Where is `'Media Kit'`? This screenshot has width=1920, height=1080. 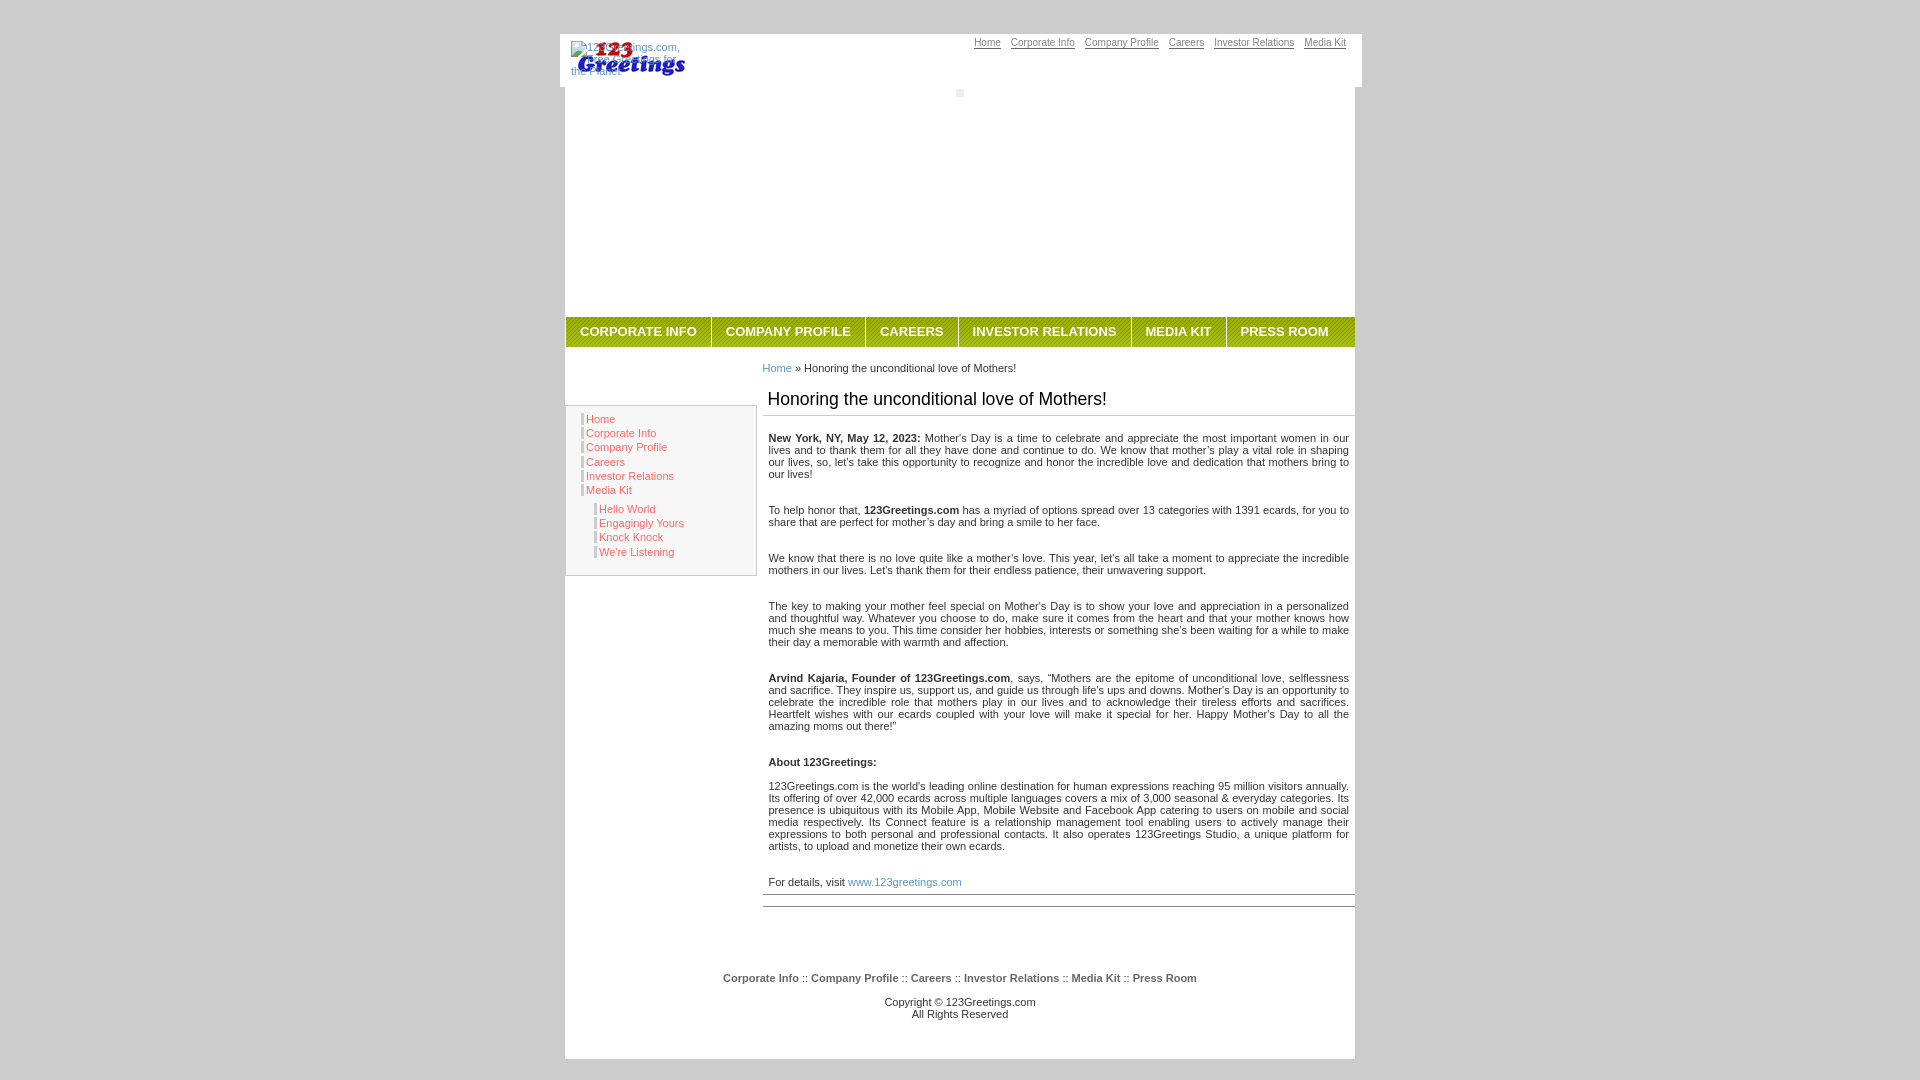 'Media Kit' is located at coordinates (1304, 42).